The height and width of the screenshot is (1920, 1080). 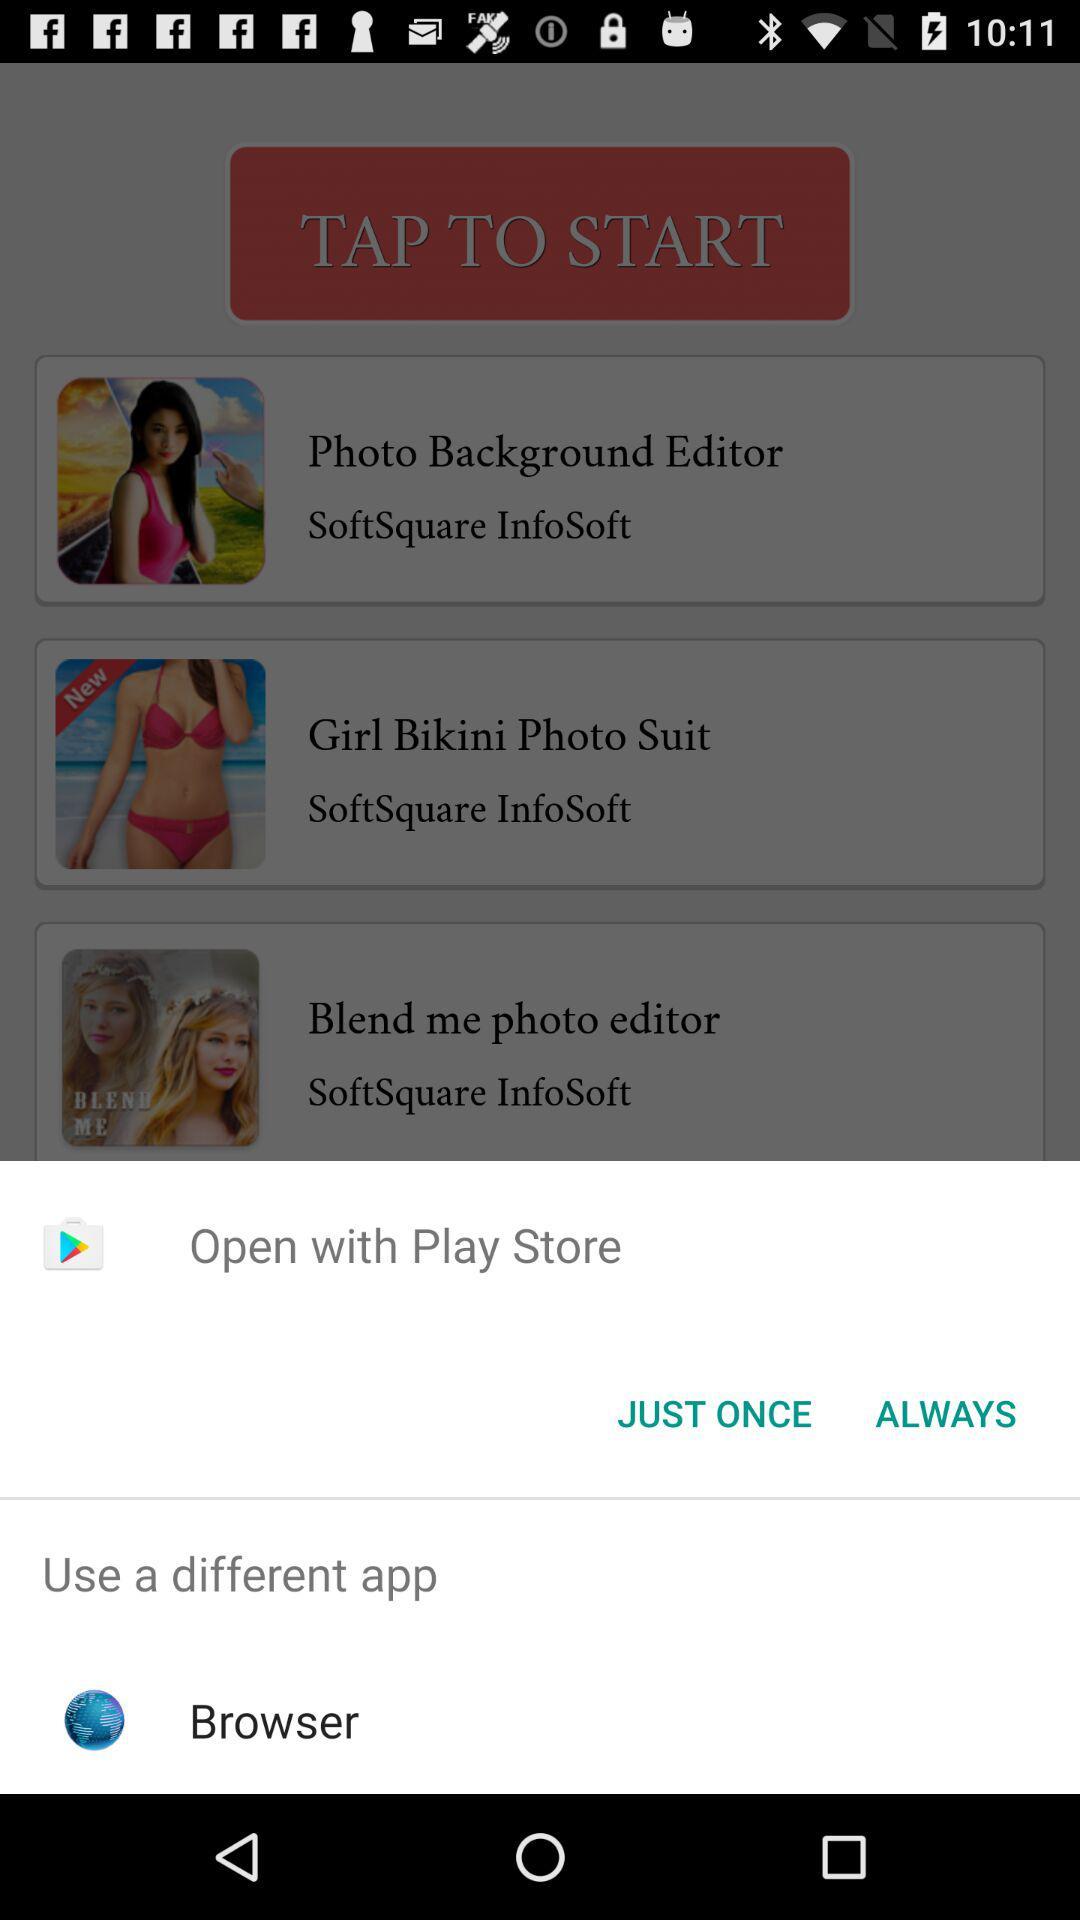 What do you see at coordinates (945, 1411) in the screenshot?
I see `app below open with play app` at bounding box center [945, 1411].